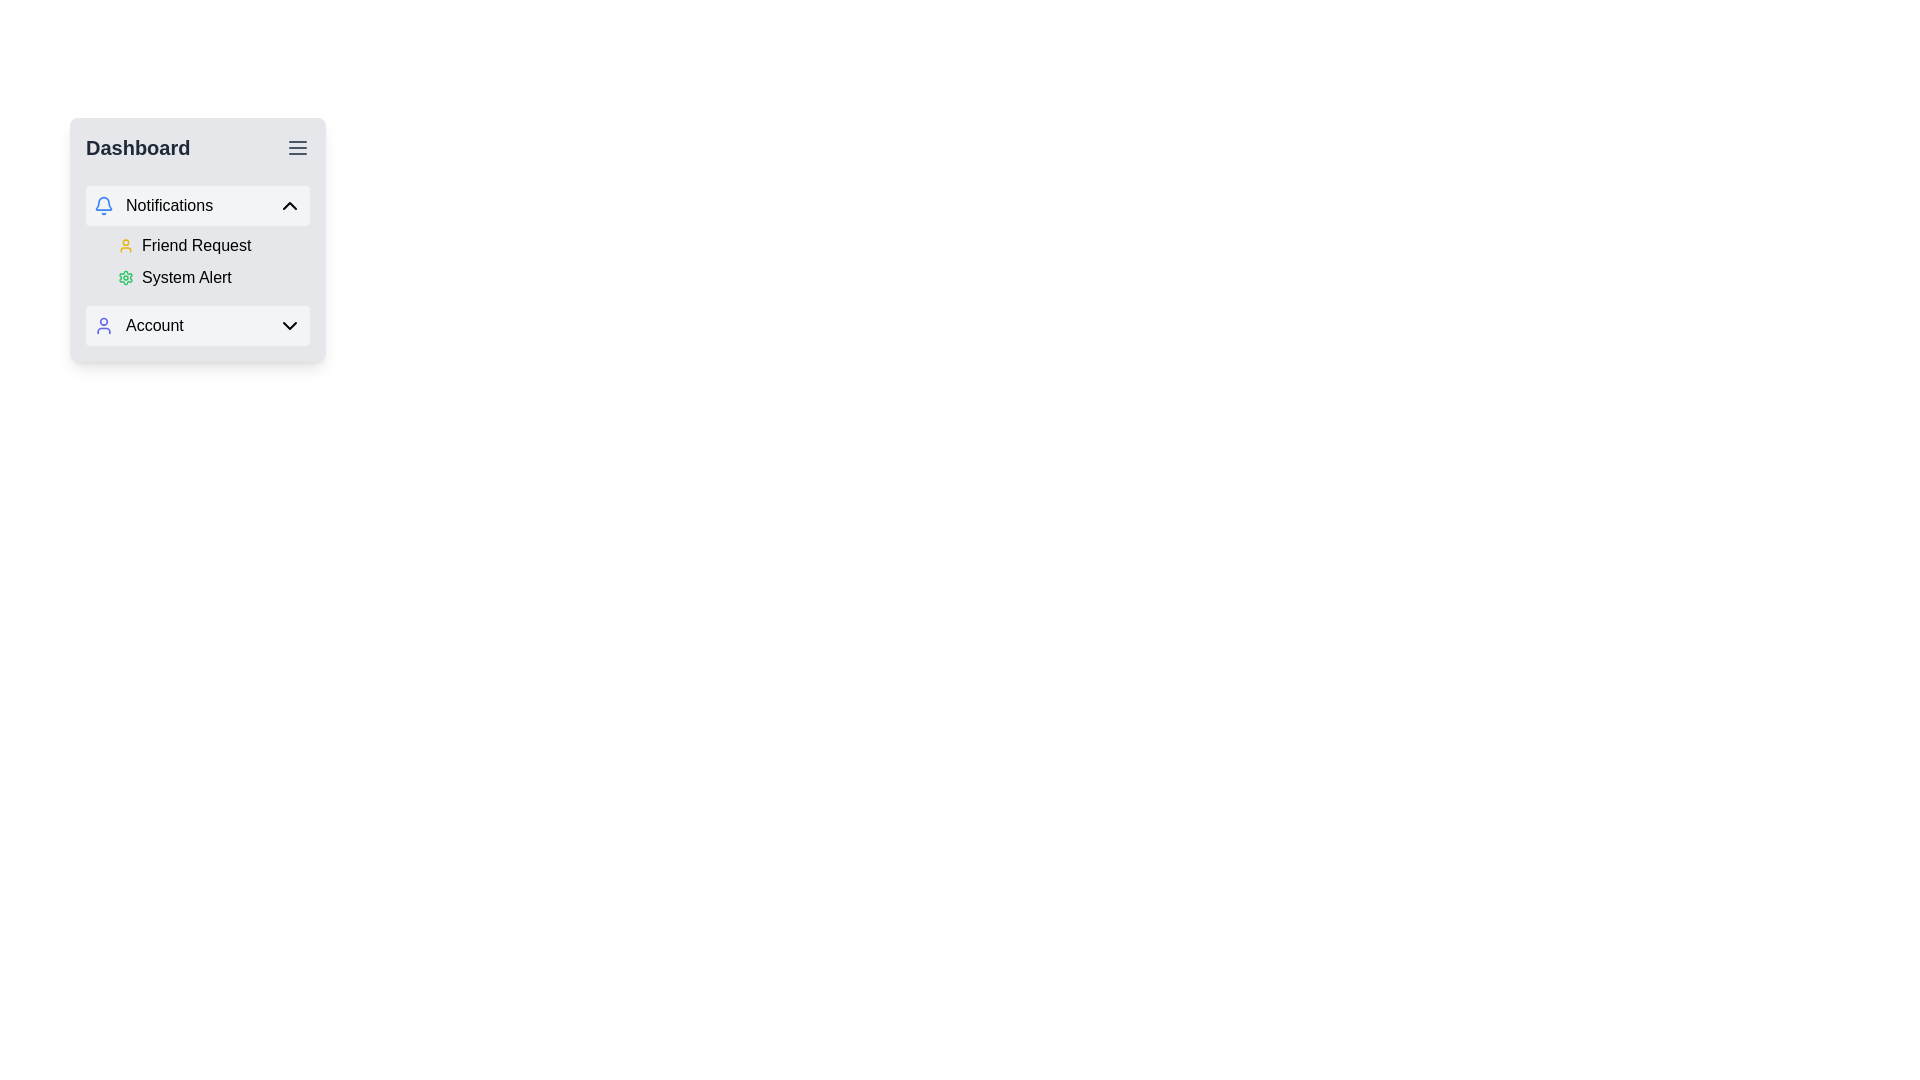 This screenshot has width=1920, height=1080. Describe the element at coordinates (288, 205) in the screenshot. I see `the upward-pointing chevron icon located on the right side of the 'Notifications' panel header` at that location.